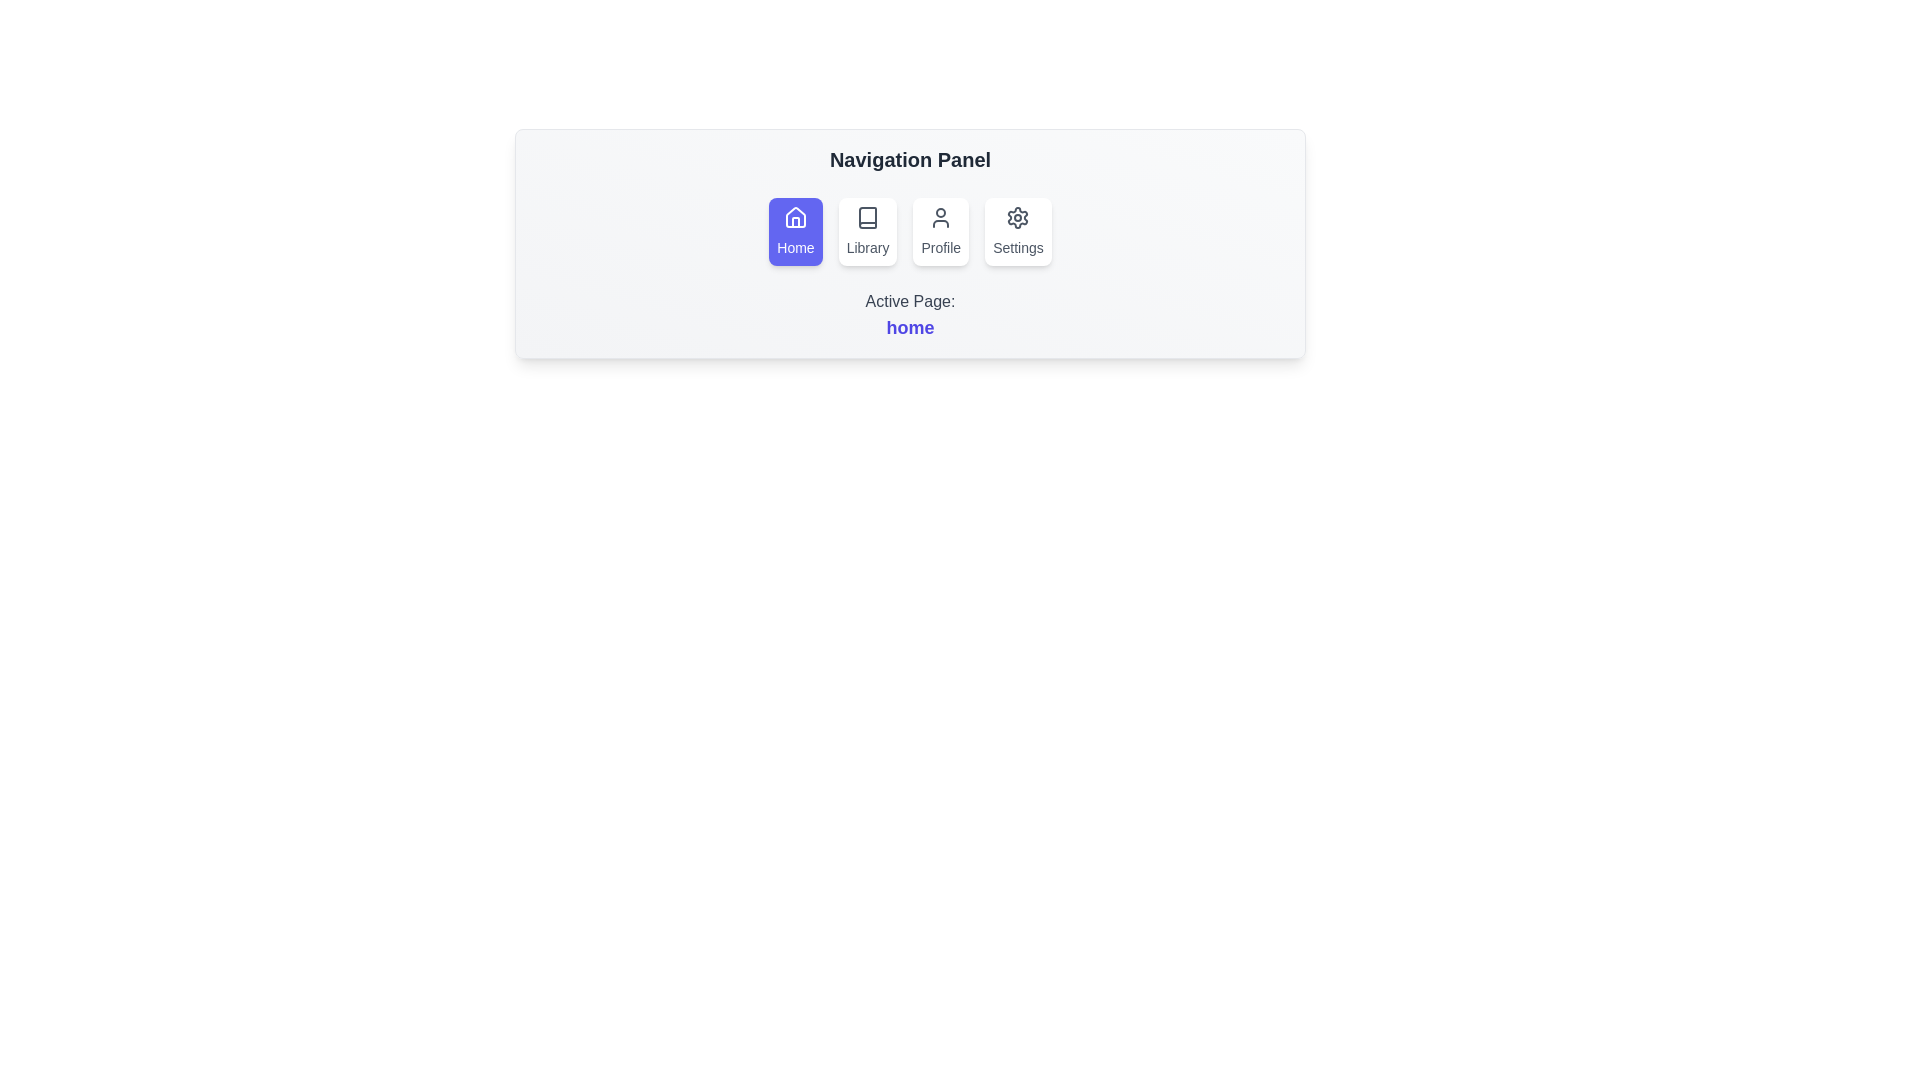  I want to click on the second button in the horizontally aligned menu that redirects to the 'Library' page, so click(868, 230).